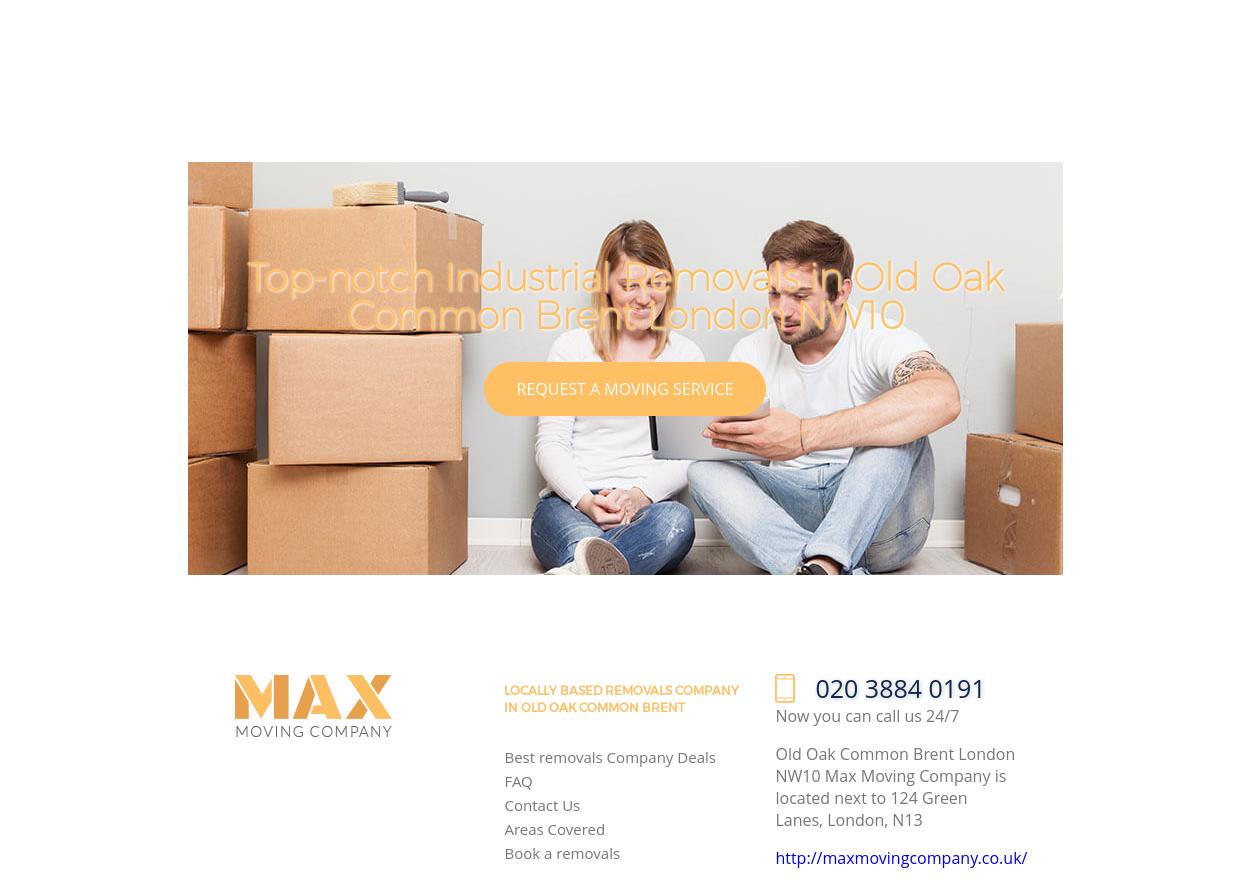 This screenshot has width=1250, height=895. I want to click on 'Areas Covered', so click(554, 826).